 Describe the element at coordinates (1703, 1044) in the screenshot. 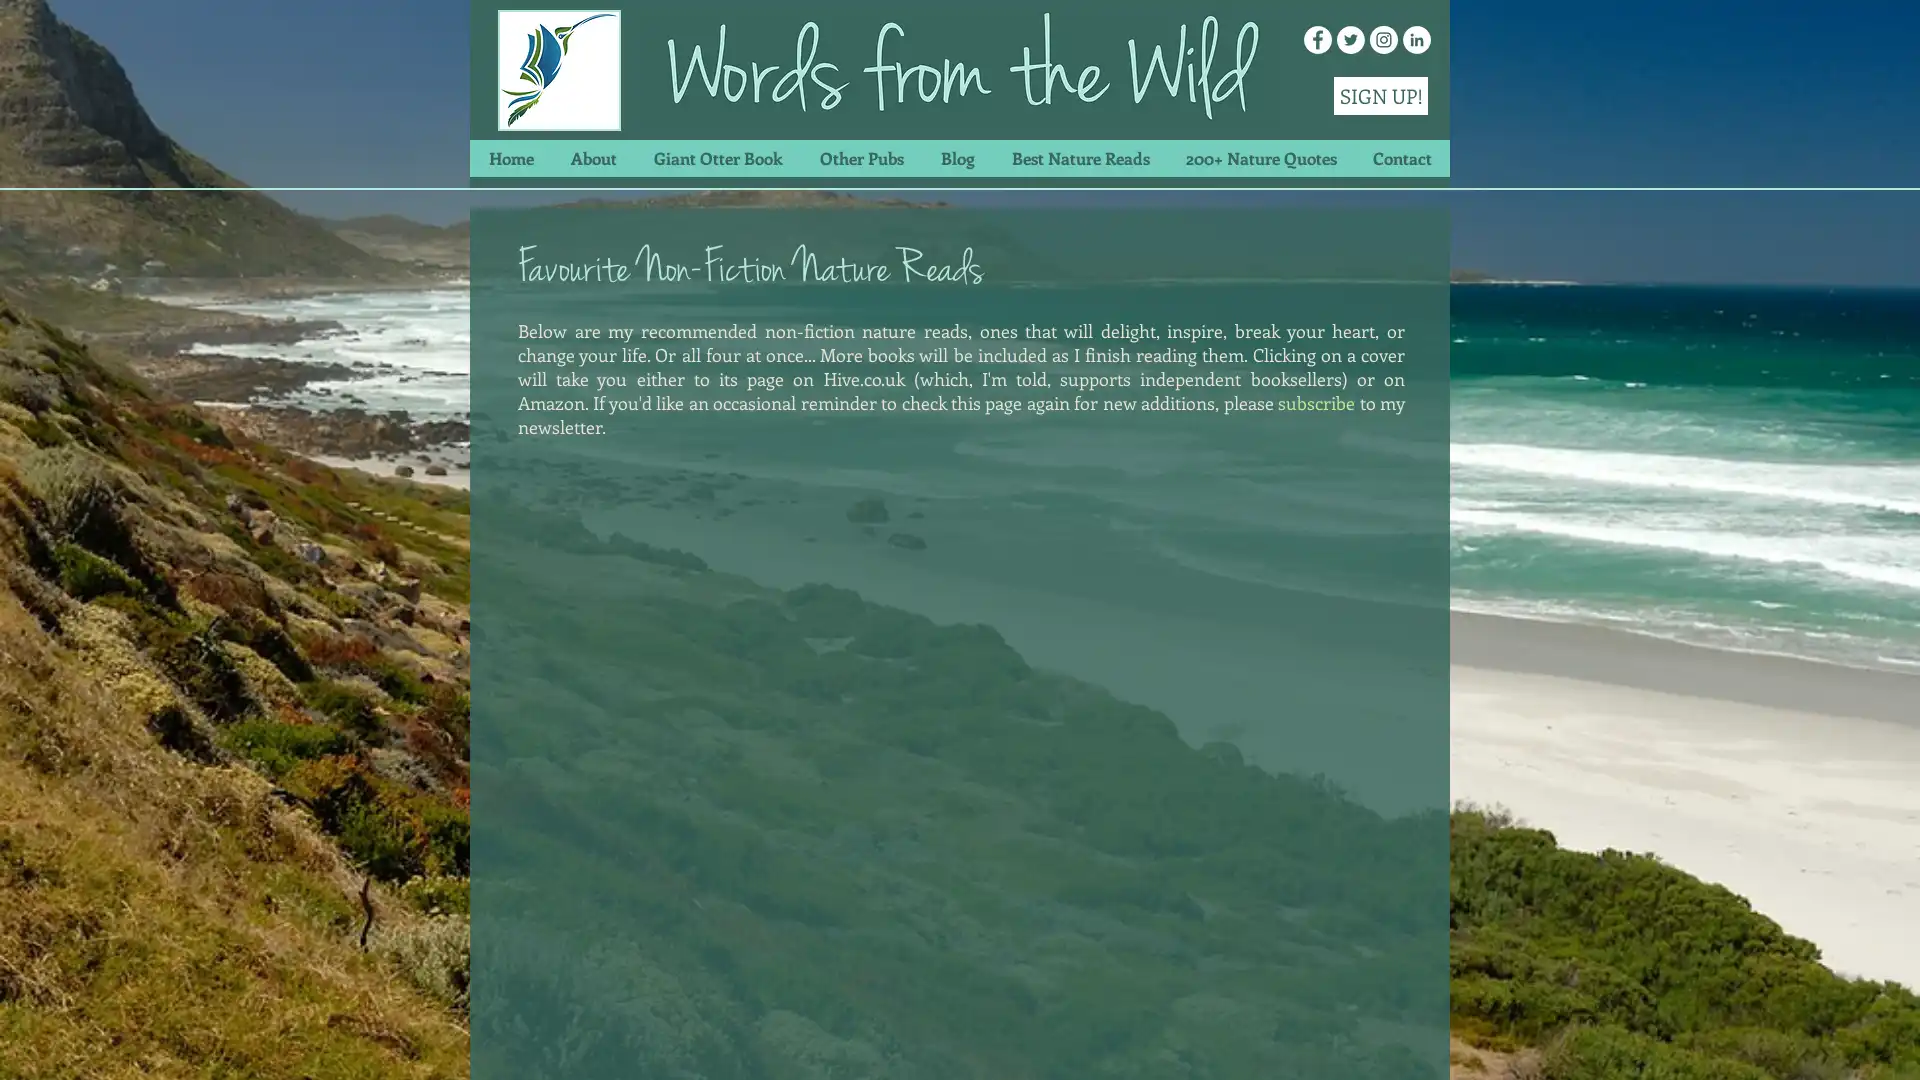

I see `Cookie Settings` at that location.